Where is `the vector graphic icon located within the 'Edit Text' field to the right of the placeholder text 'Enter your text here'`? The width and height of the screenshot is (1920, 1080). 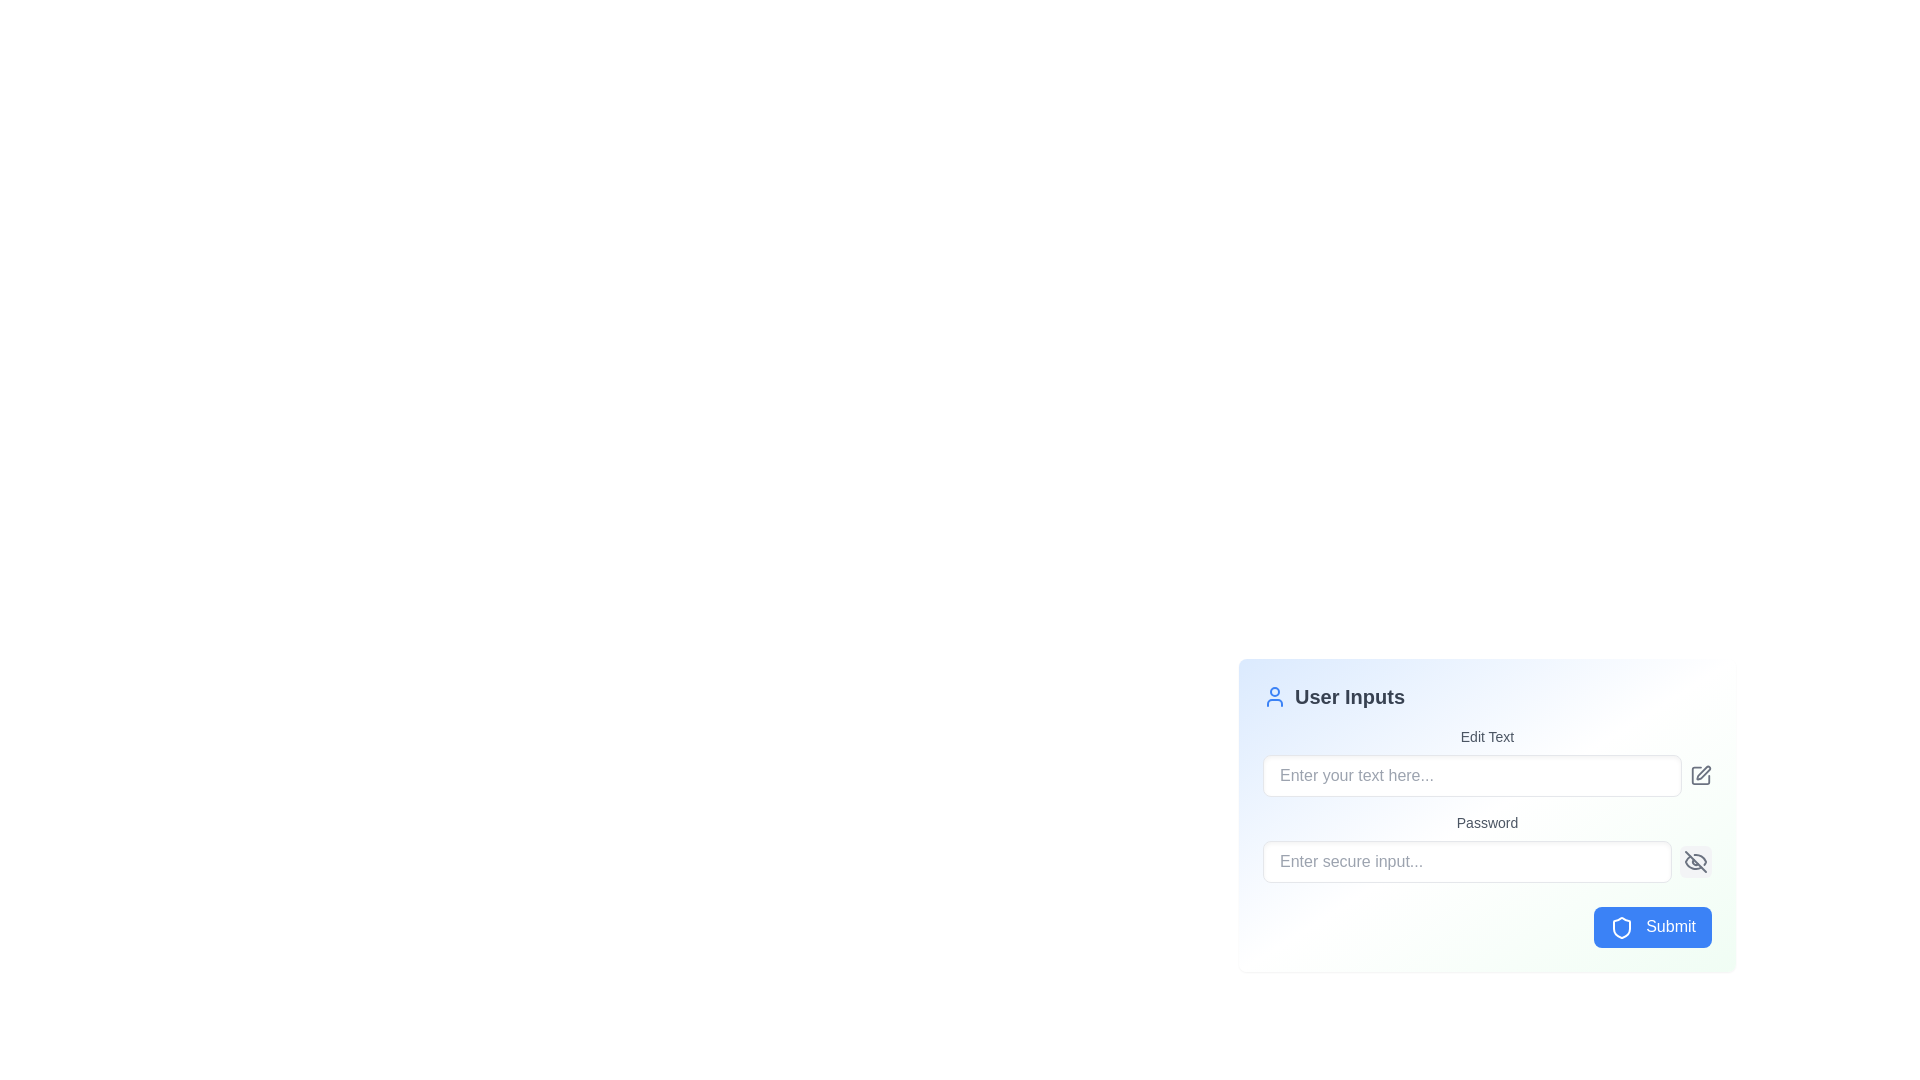 the vector graphic icon located within the 'Edit Text' field to the right of the placeholder text 'Enter your text here' is located at coordinates (1702, 772).